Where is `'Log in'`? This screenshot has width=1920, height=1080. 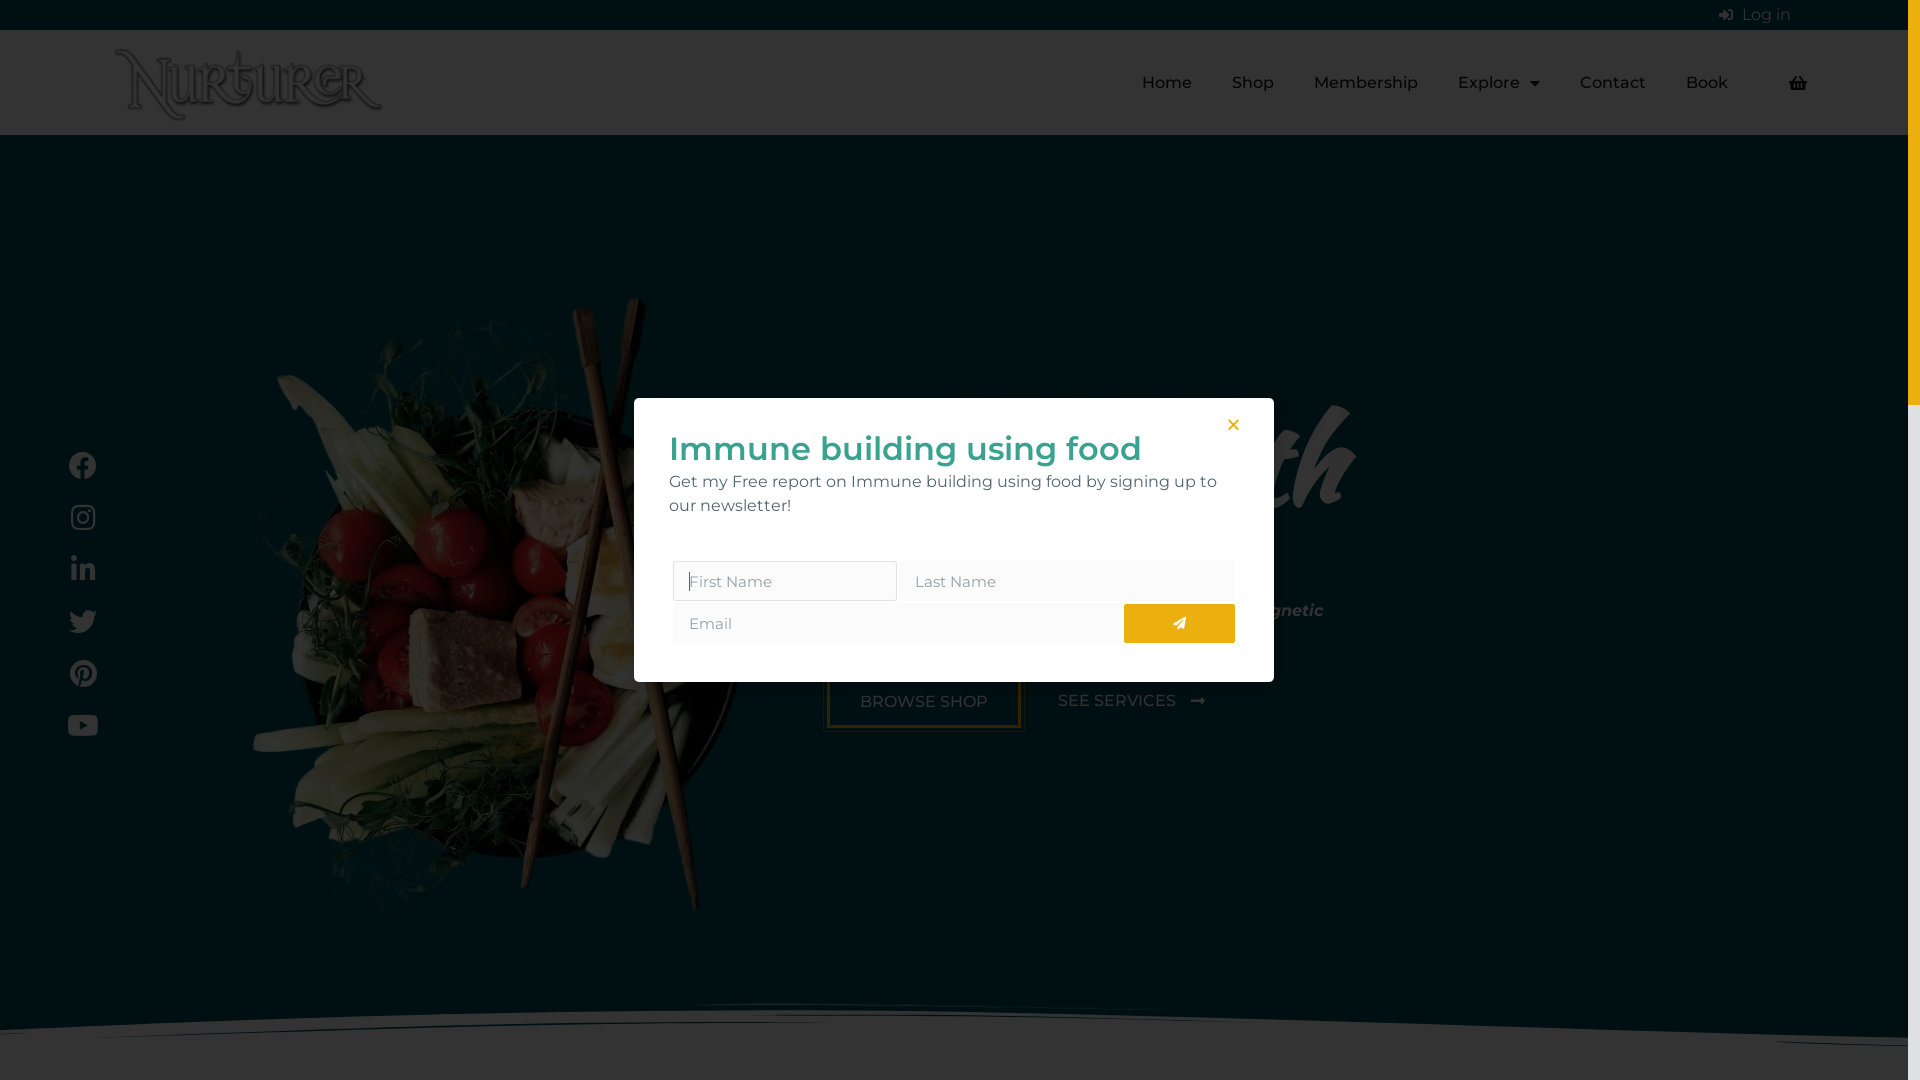 'Log in' is located at coordinates (1754, 15).